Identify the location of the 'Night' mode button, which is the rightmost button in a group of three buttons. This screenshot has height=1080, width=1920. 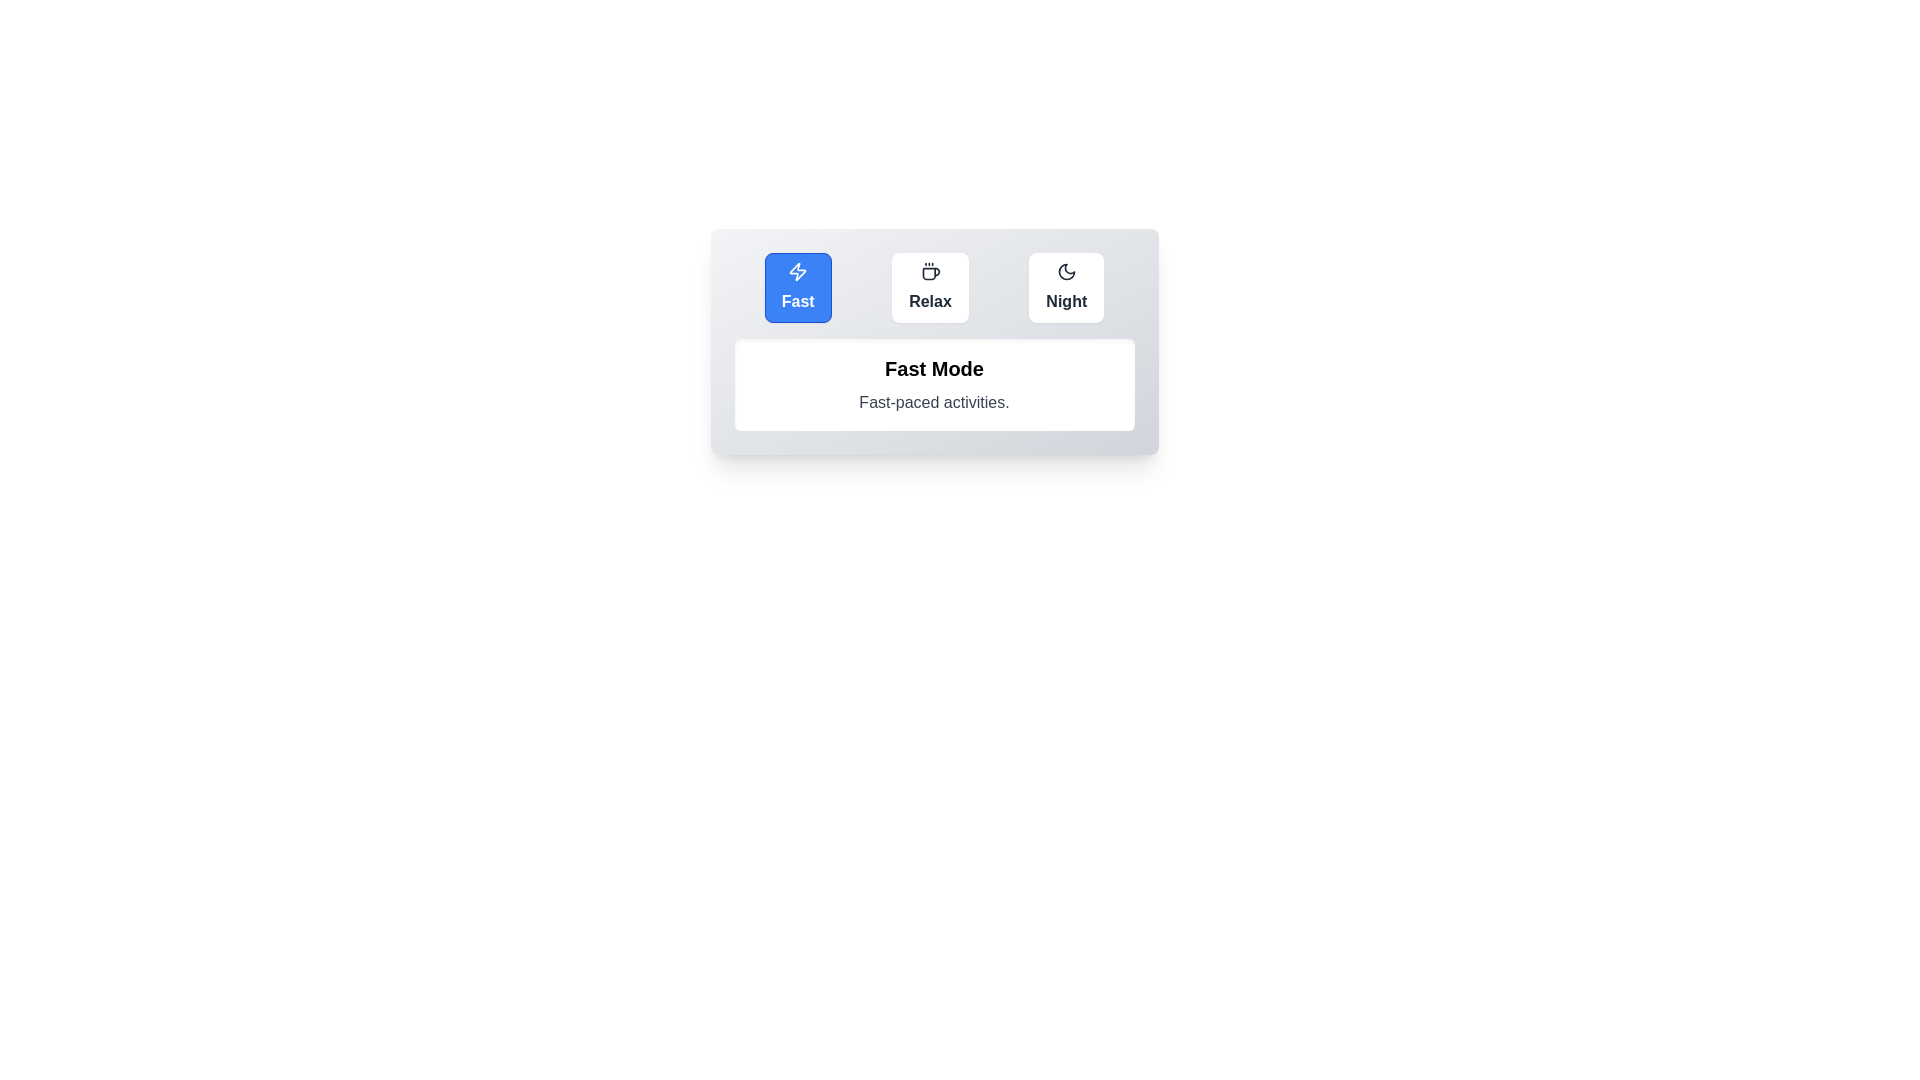
(1065, 288).